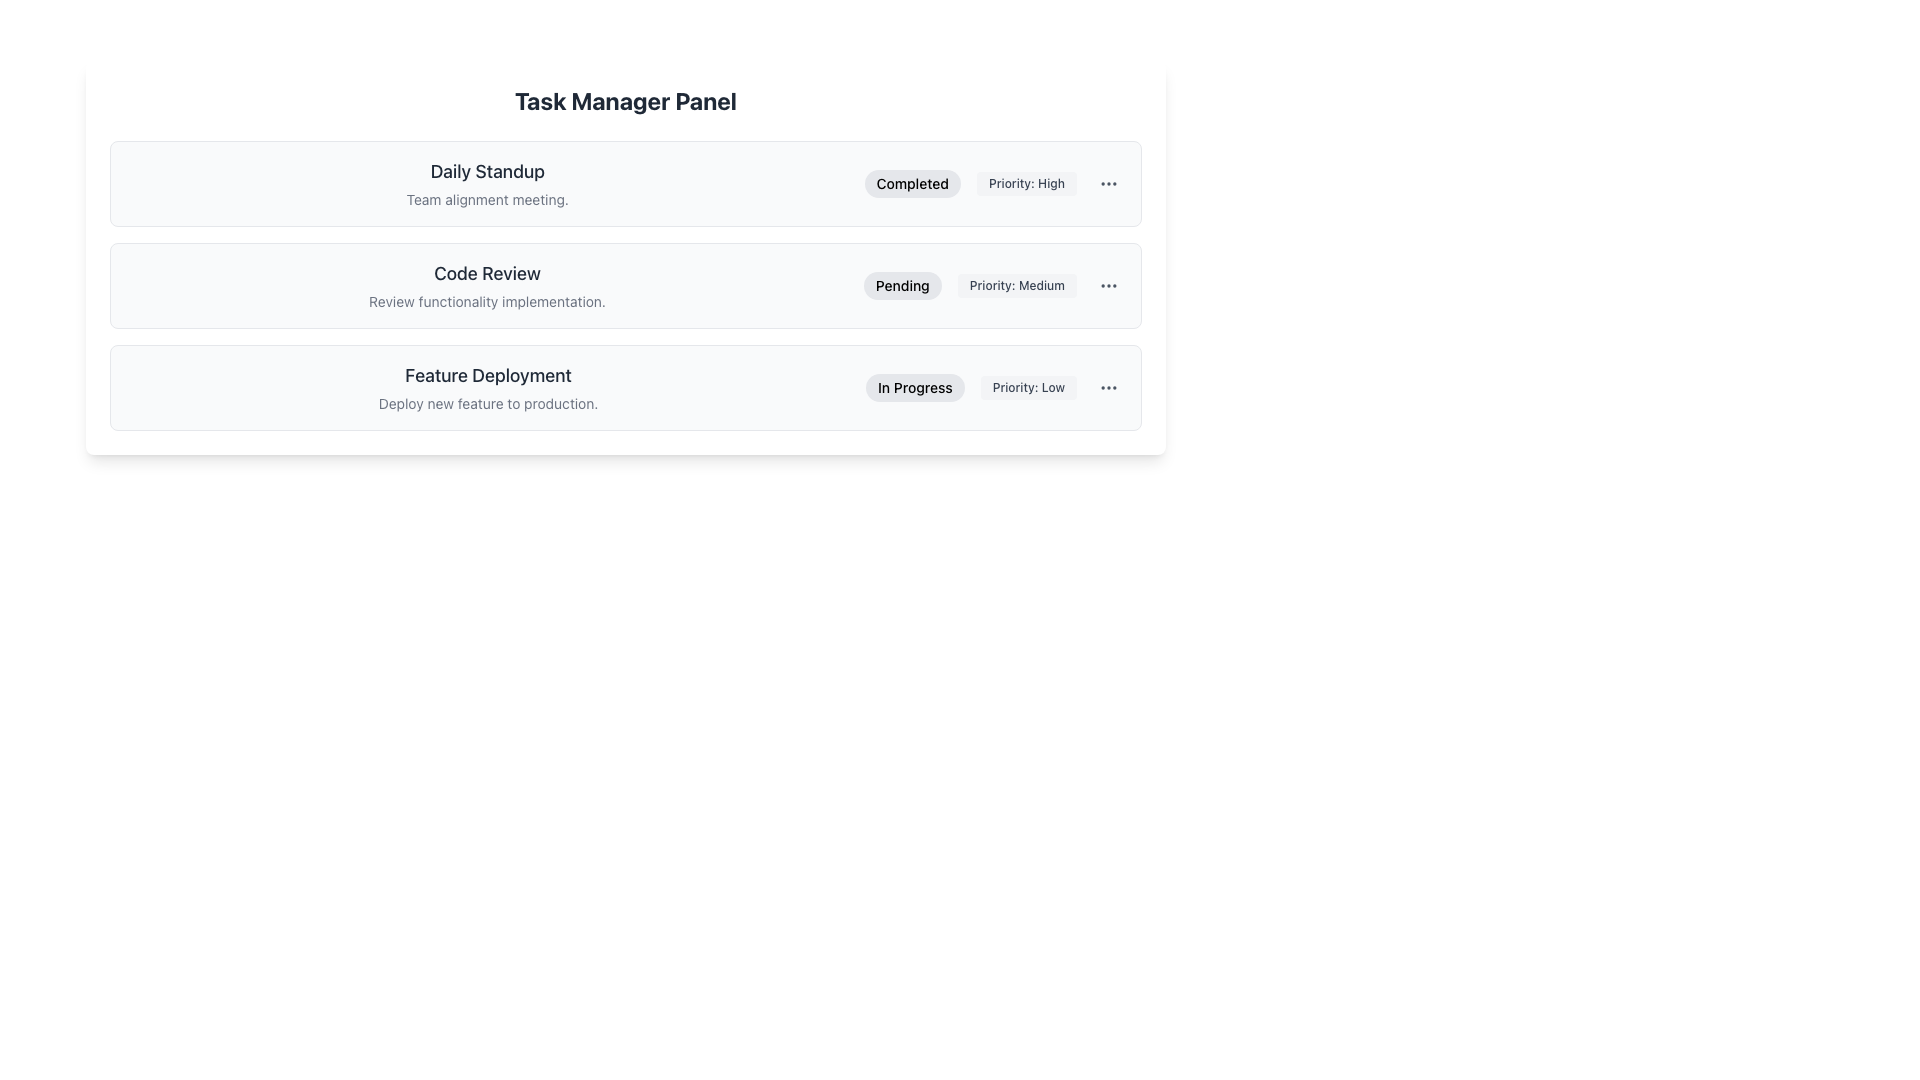 The image size is (1920, 1080). I want to click on the third task list item in the task management dashboard, so click(624, 388).